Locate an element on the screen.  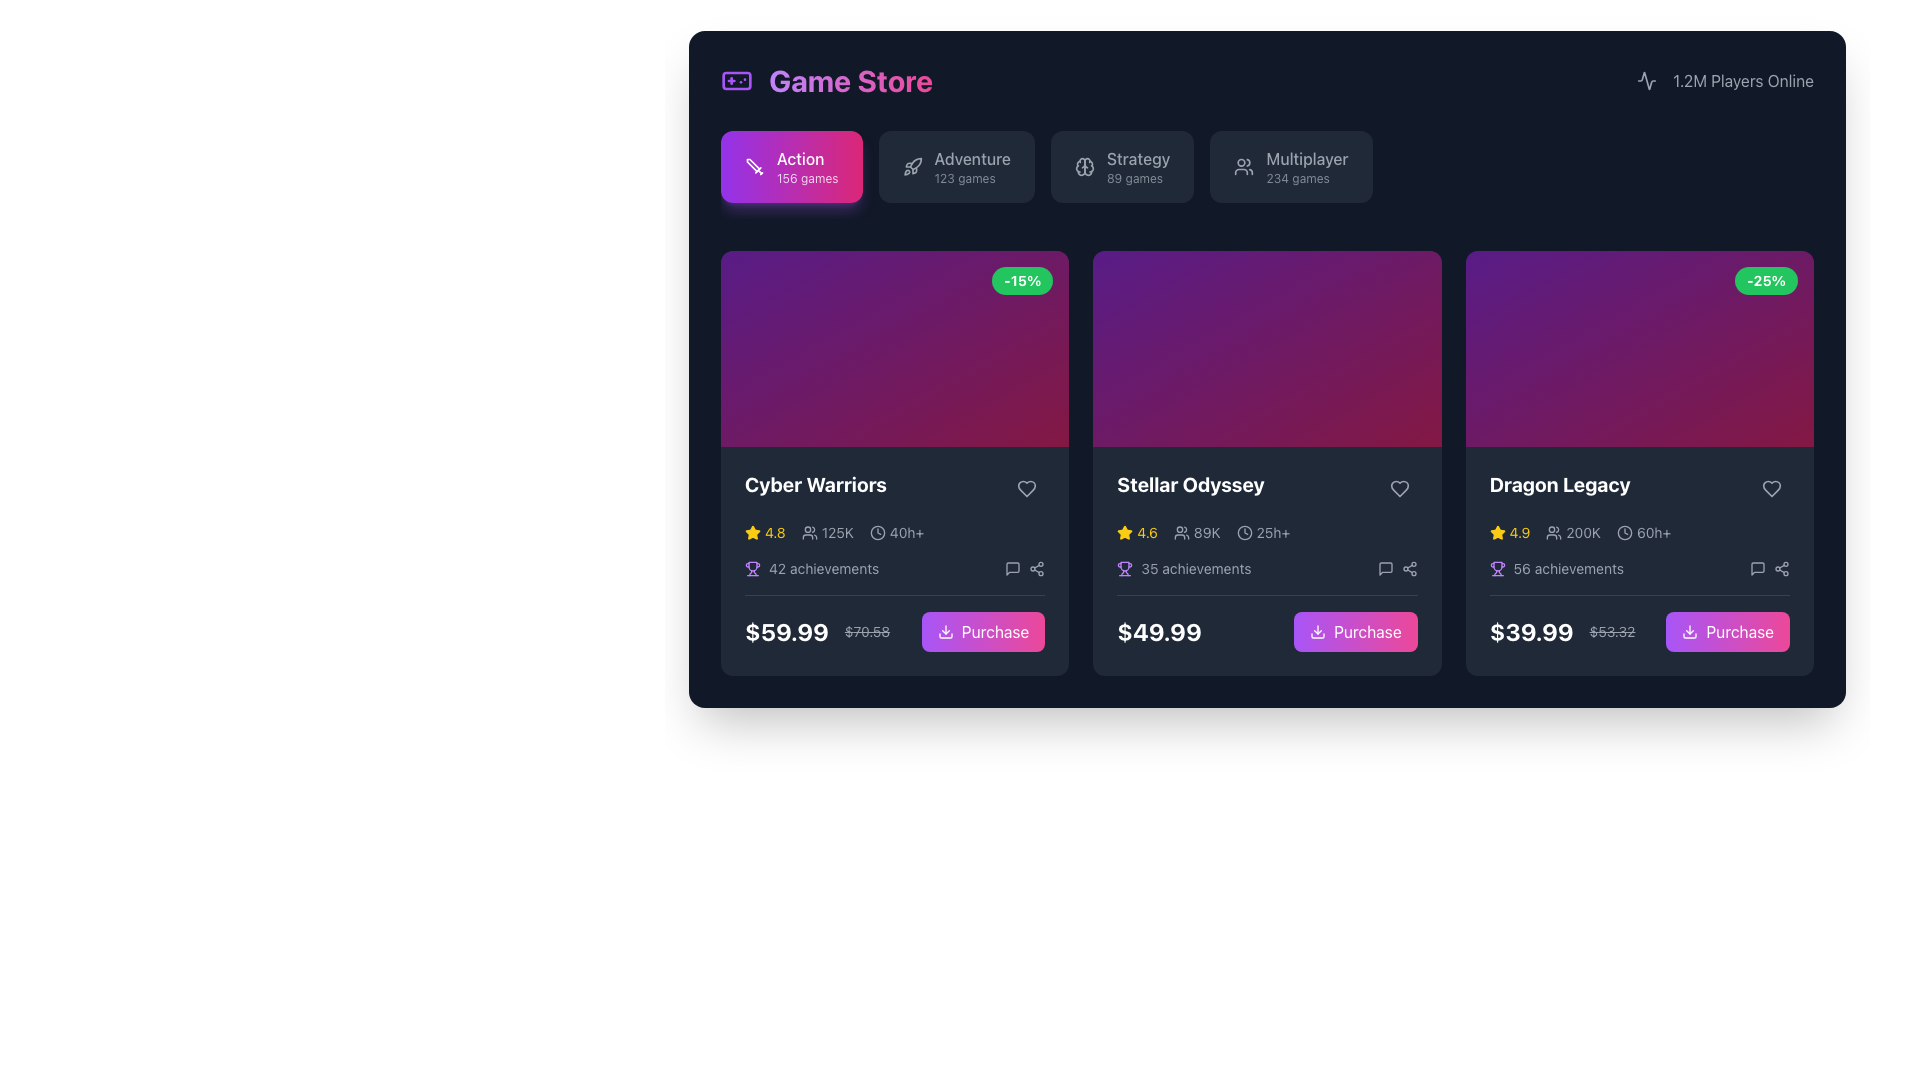
the decorative game icon located in the header section, immediately to the left of the 'Game Store' title is located at coordinates (736, 80).